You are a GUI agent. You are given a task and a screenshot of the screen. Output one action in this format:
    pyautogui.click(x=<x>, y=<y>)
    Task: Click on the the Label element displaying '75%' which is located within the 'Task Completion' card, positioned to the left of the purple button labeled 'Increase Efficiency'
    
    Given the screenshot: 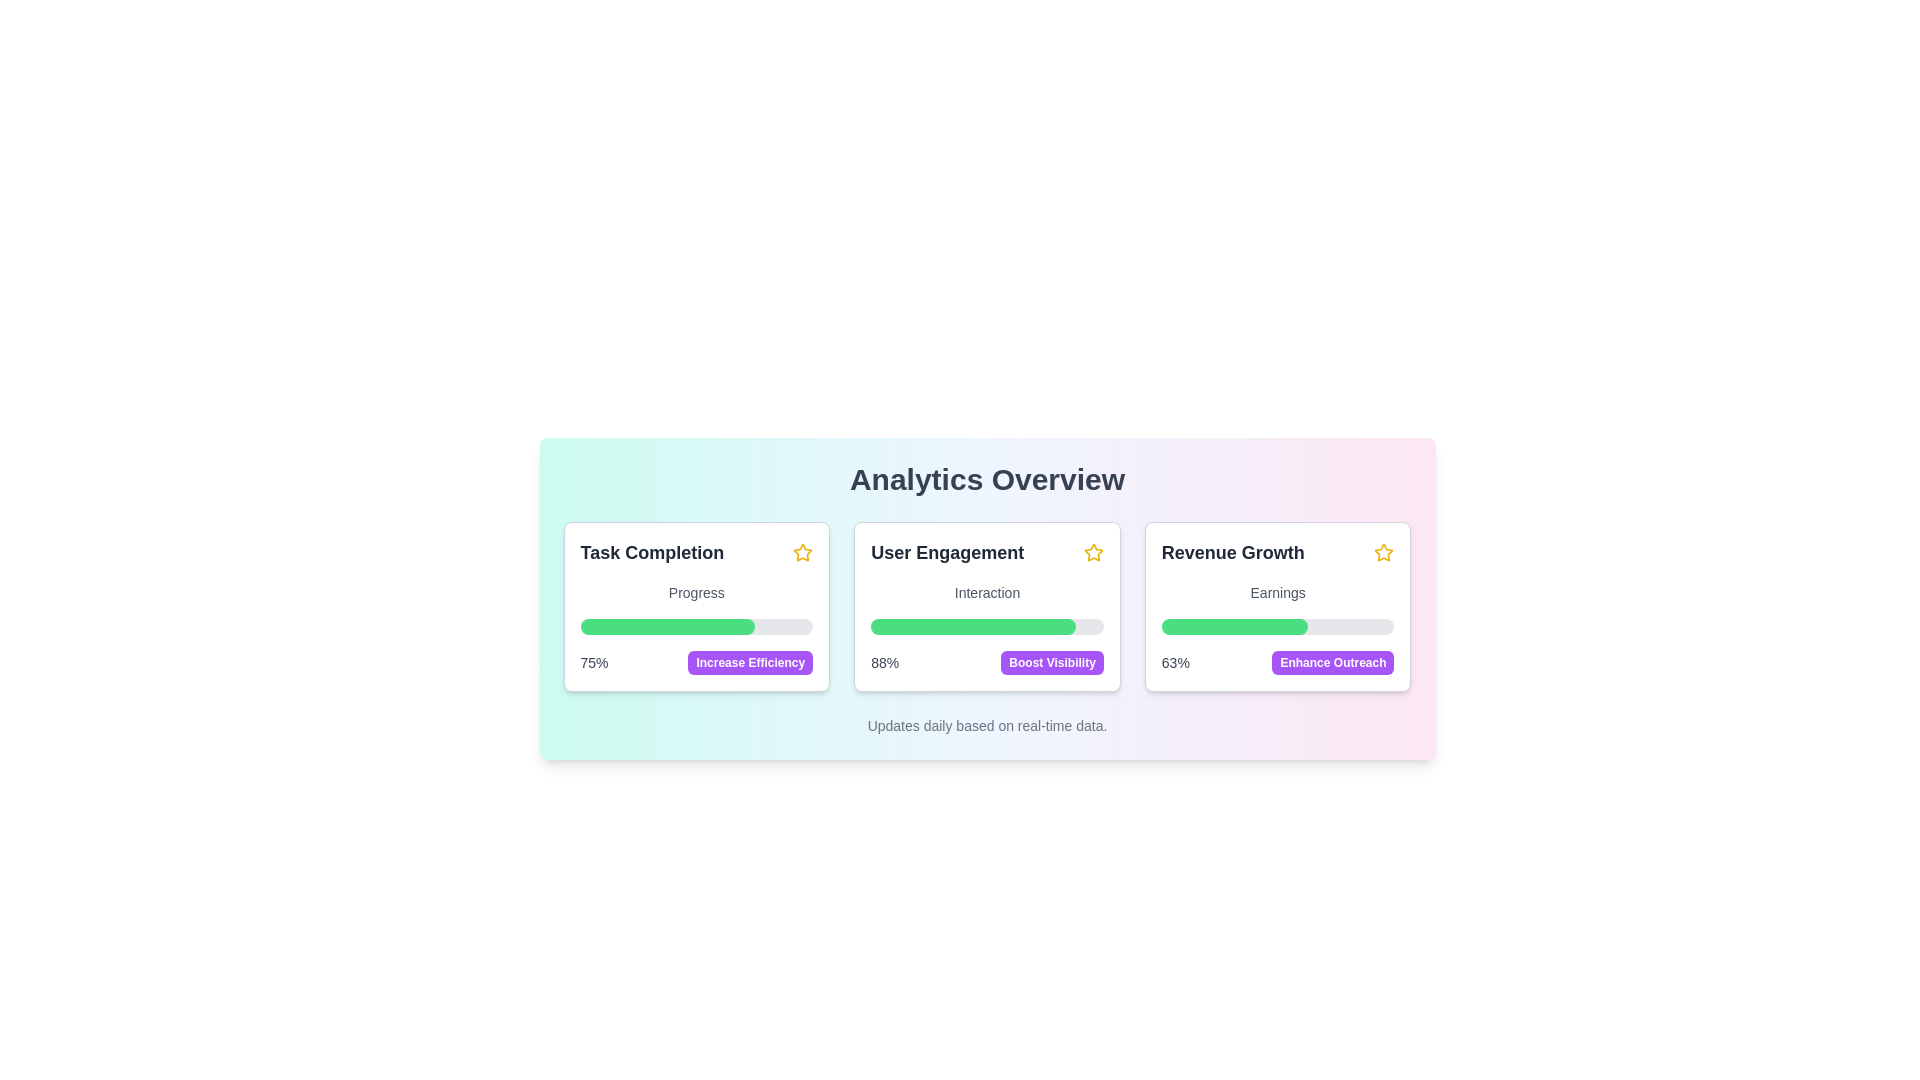 What is the action you would take?
    pyautogui.click(x=593, y=663)
    